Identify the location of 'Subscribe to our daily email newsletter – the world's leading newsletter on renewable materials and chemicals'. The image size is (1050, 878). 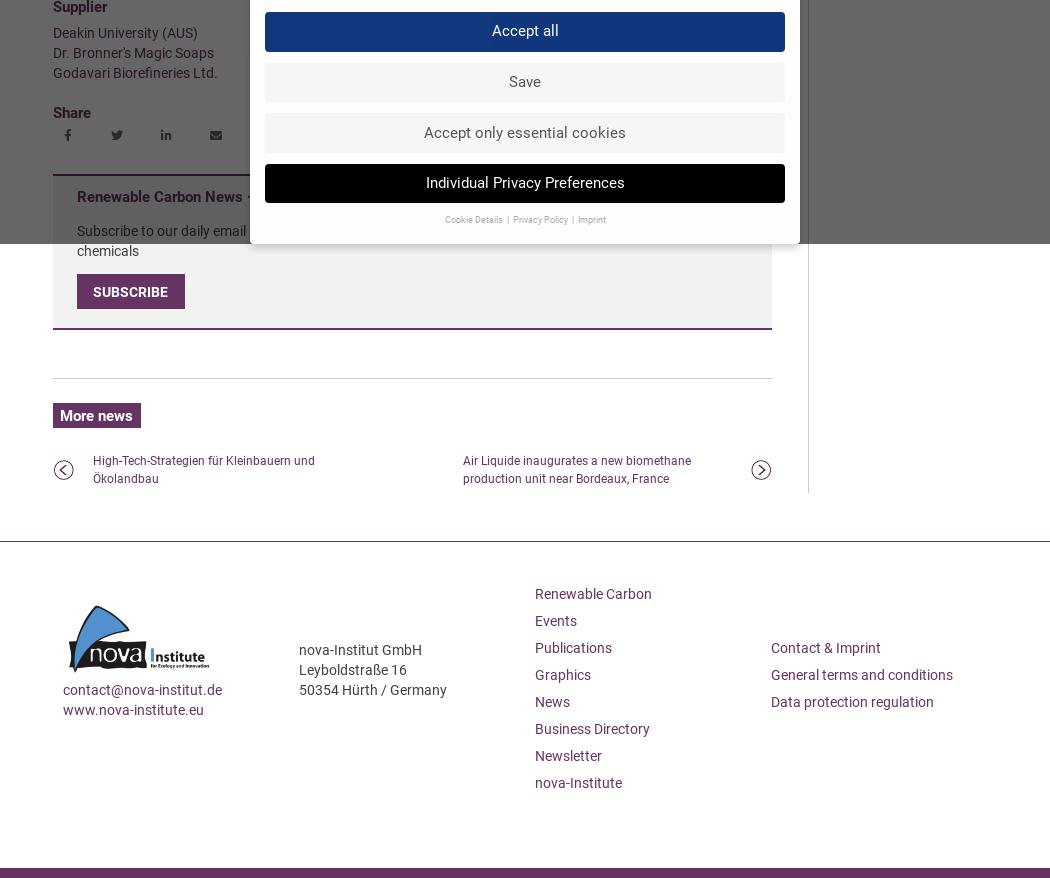
(379, 239).